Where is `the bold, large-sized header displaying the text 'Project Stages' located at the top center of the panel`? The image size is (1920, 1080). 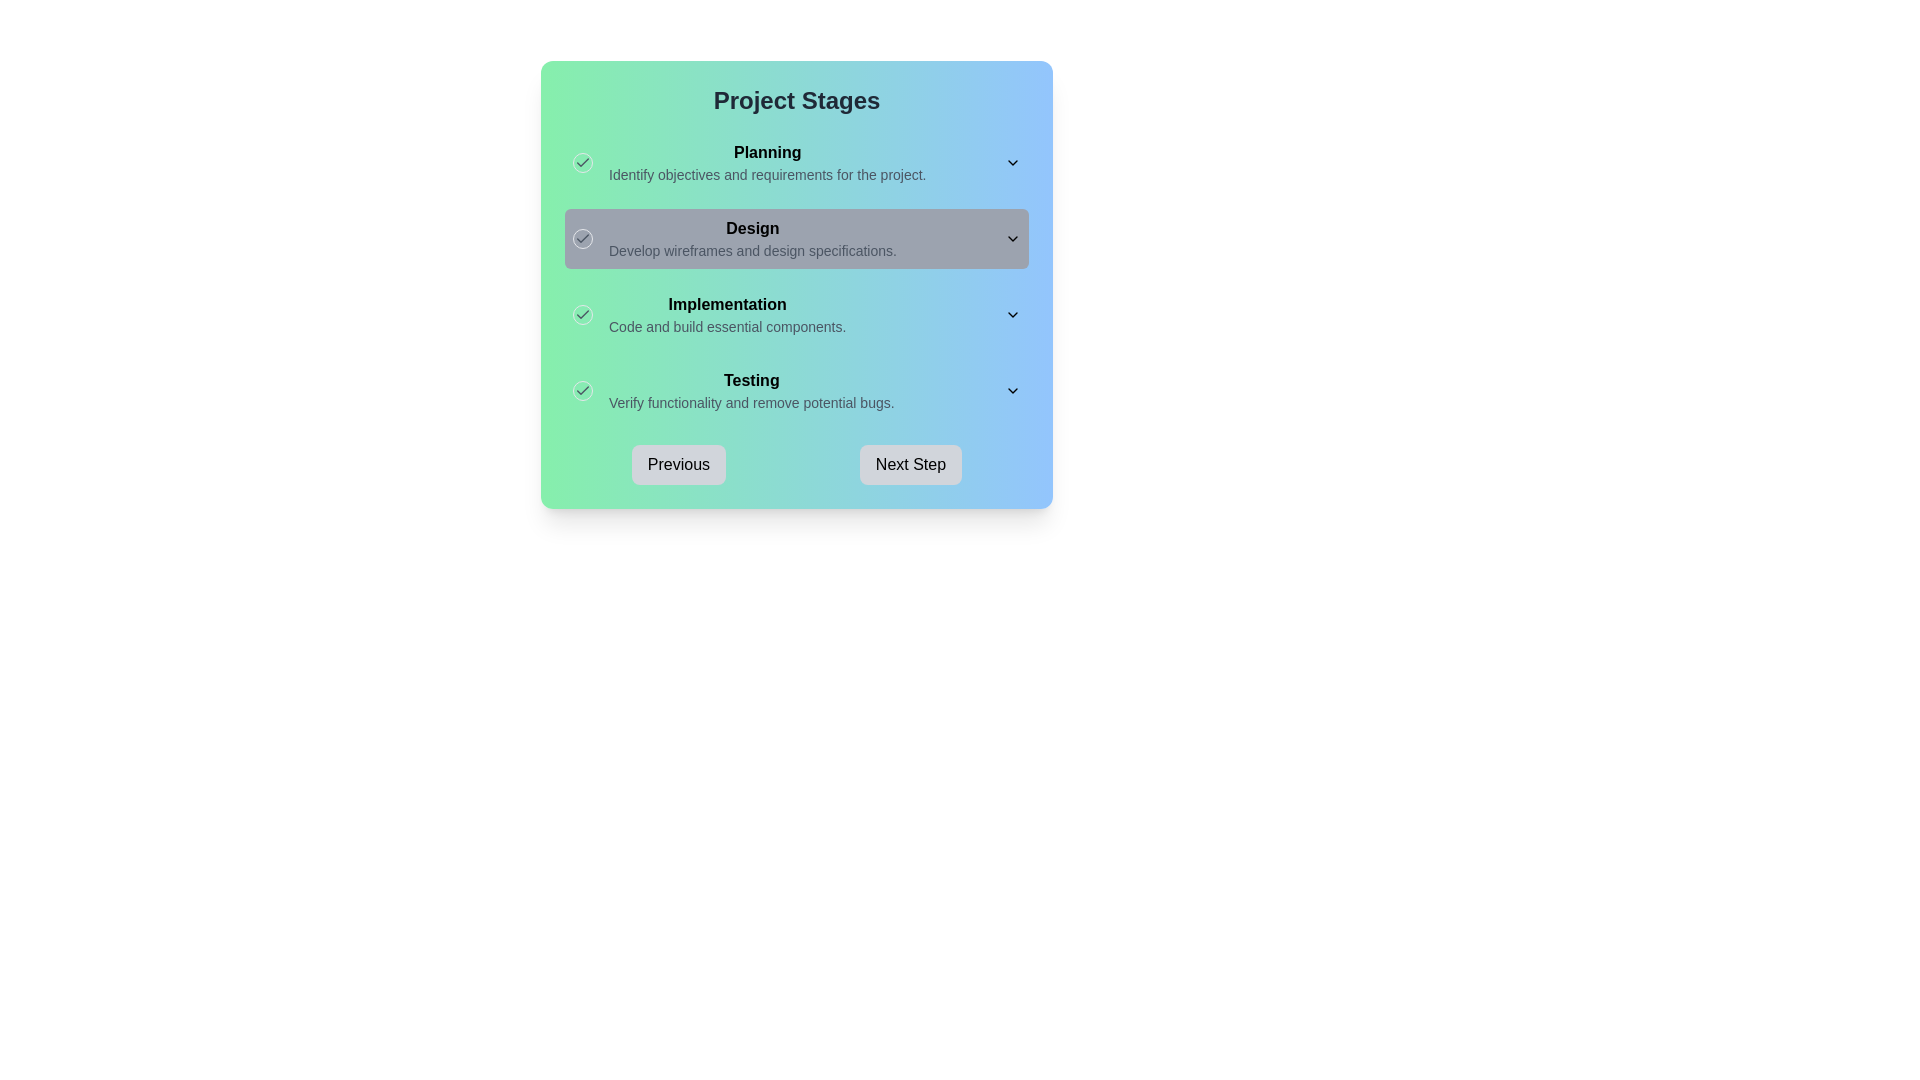
the bold, large-sized header displaying the text 'Project Stages' located at the top center of the panel is located at coordinates (795, 100).